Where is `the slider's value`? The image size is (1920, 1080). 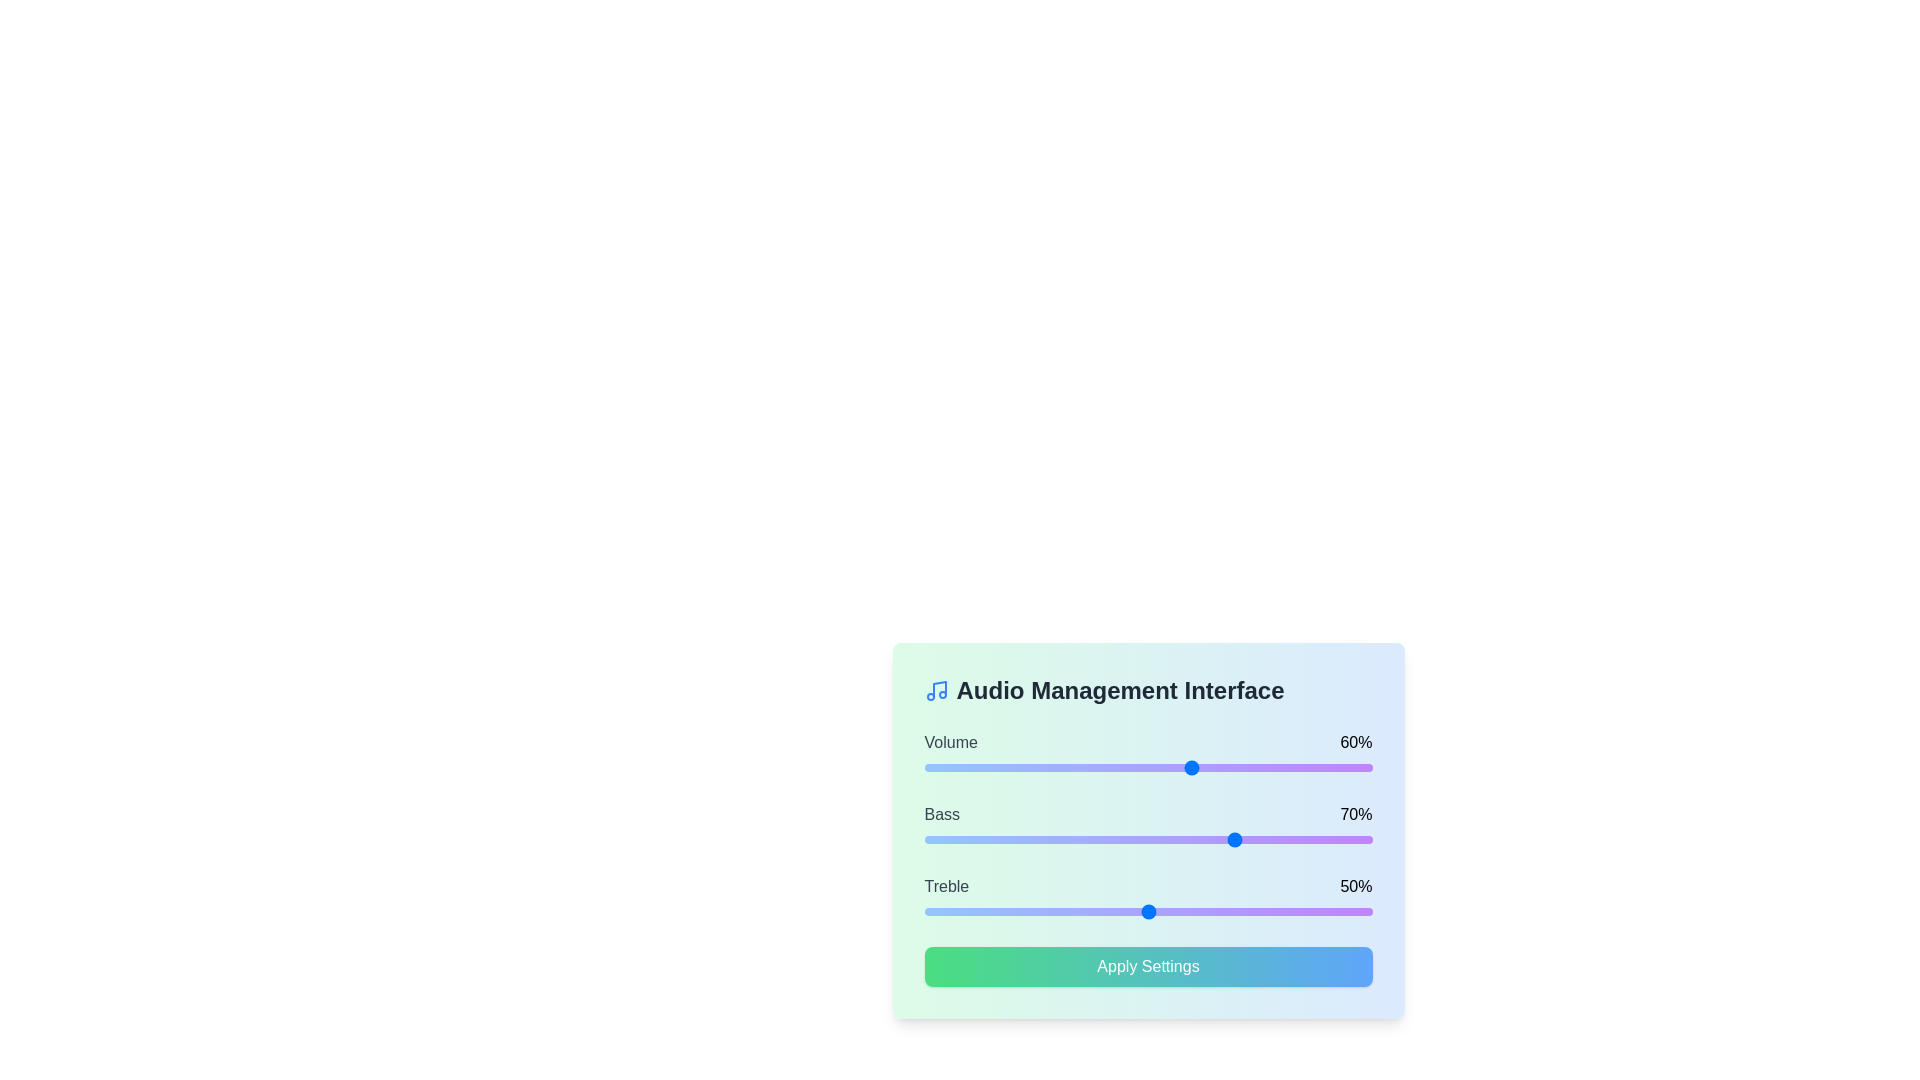 the slider's value is located at coordinates (1350, 766).